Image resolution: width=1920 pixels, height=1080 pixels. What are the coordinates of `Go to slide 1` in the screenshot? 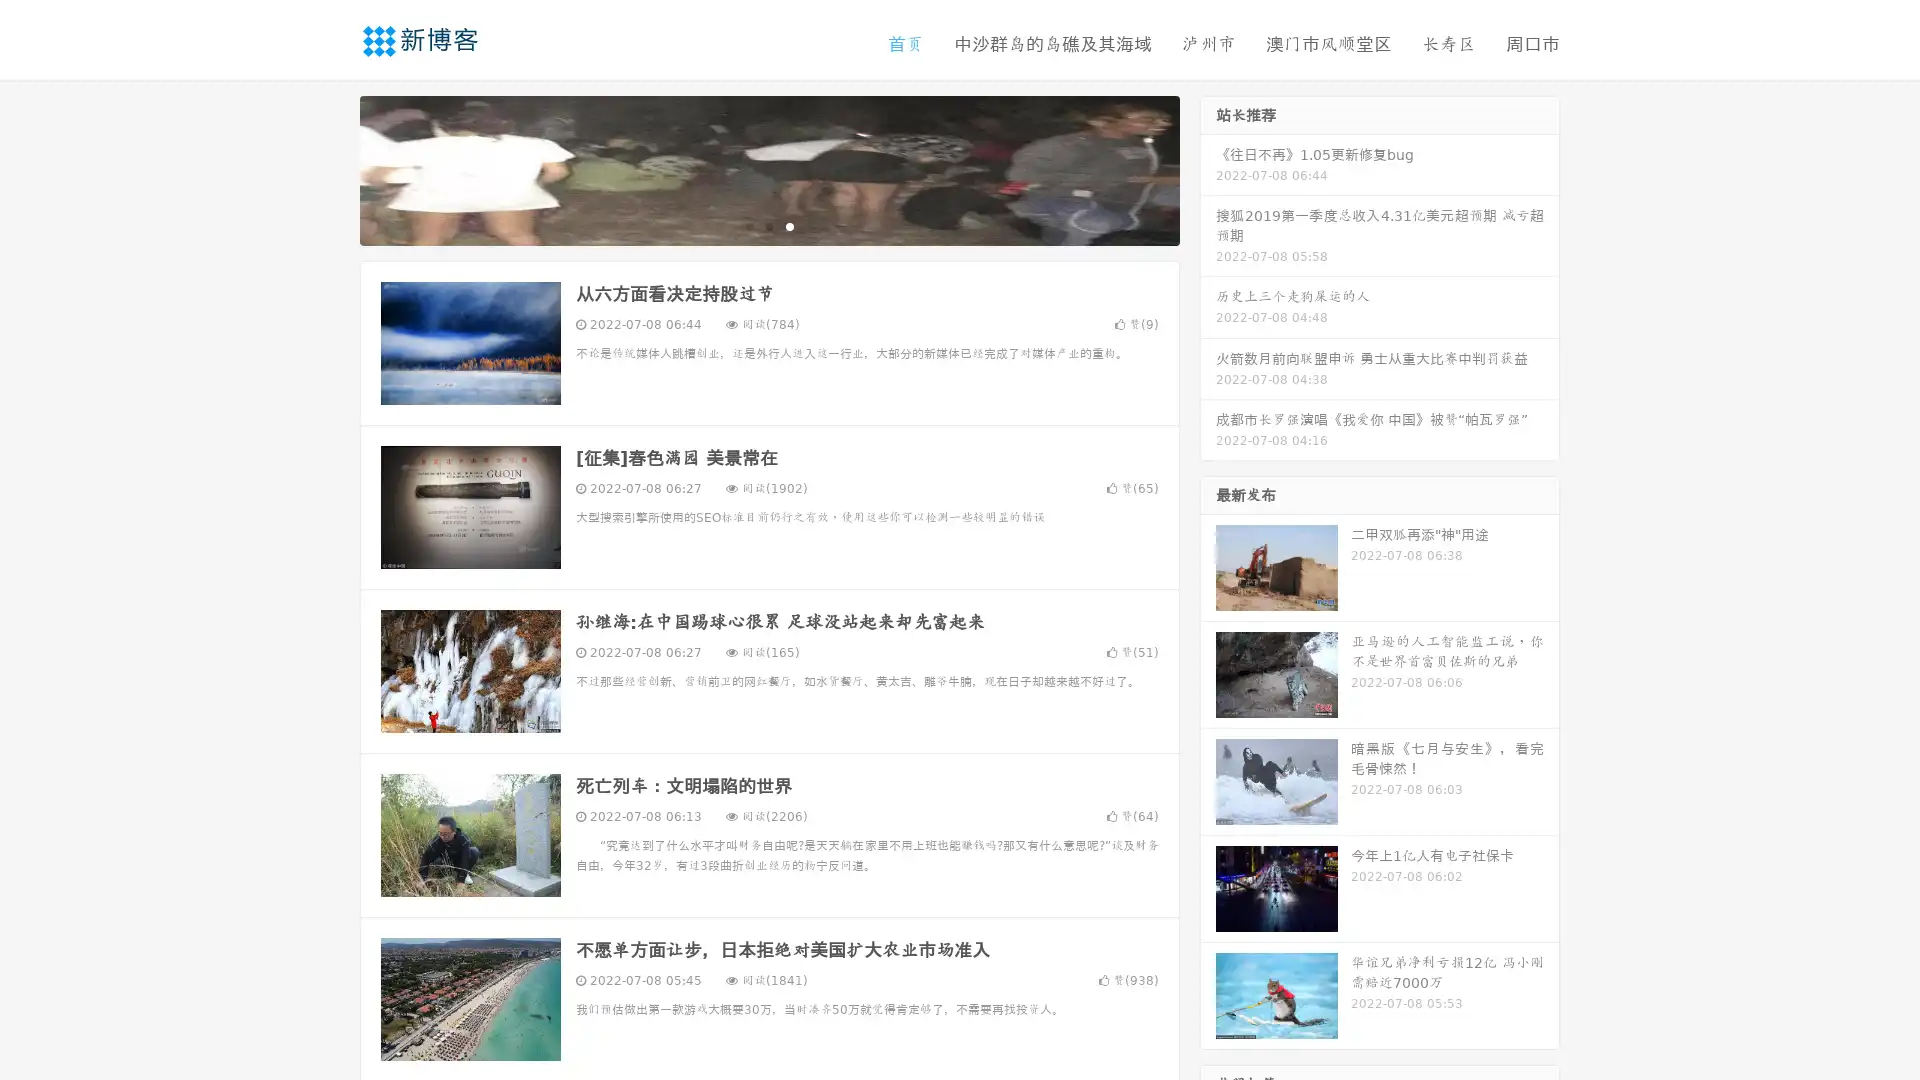 It's located at (748, 225).